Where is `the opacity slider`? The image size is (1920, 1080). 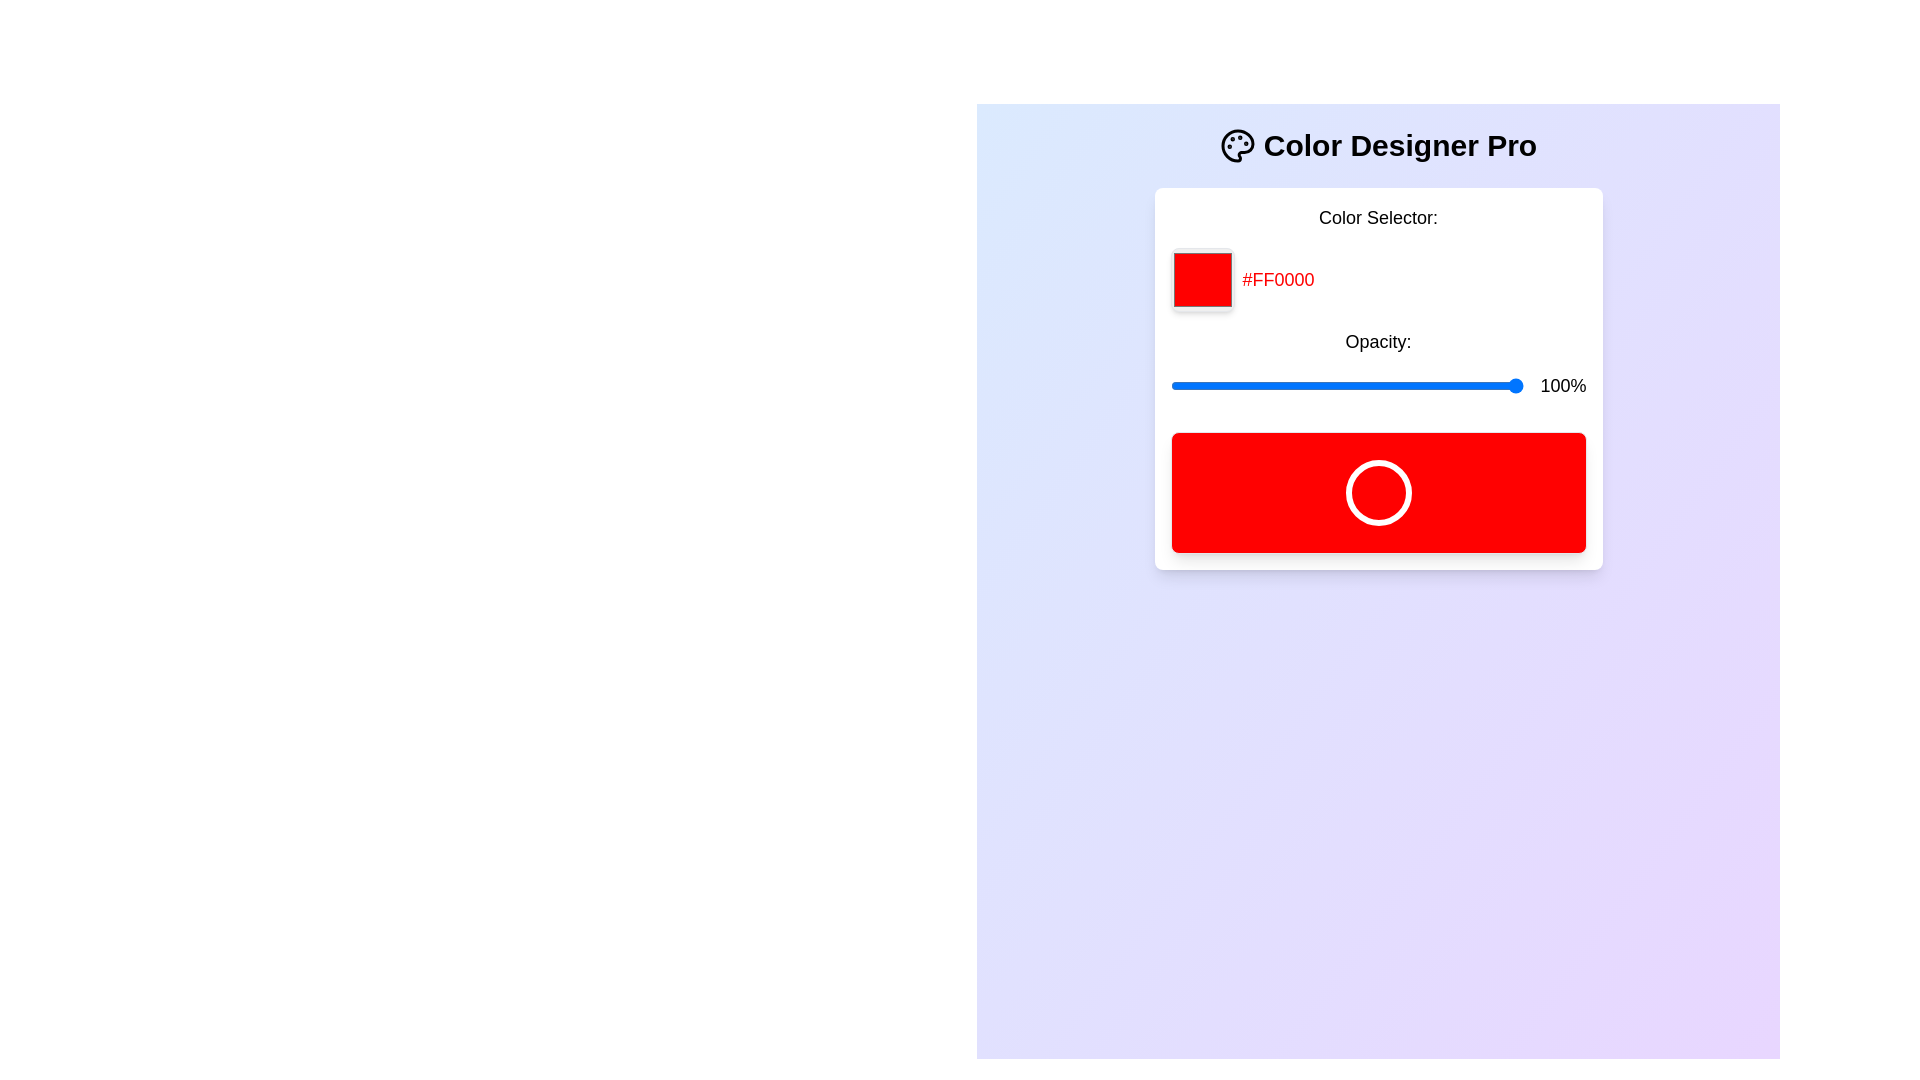
the opacity slider is located at coordinates (1294, 385).